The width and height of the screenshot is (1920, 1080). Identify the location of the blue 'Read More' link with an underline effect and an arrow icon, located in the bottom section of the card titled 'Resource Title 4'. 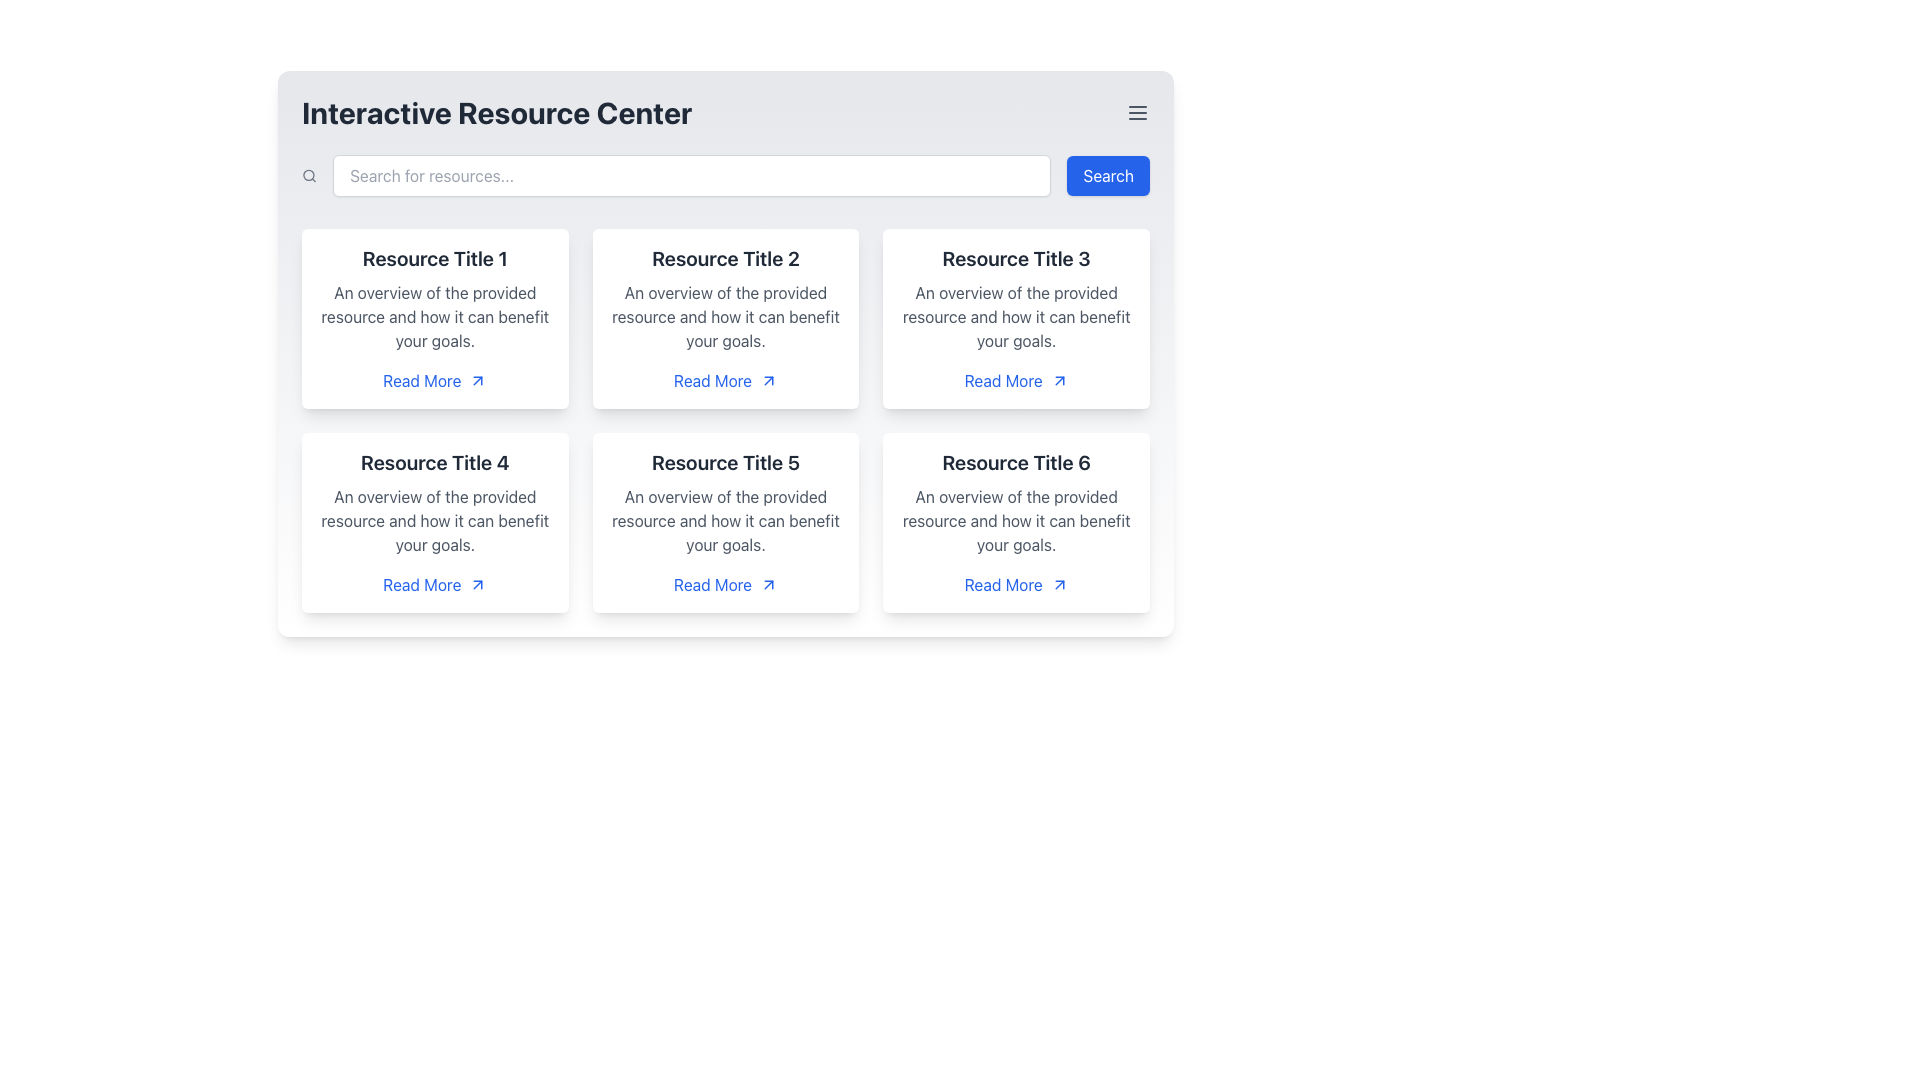
(434, 585).